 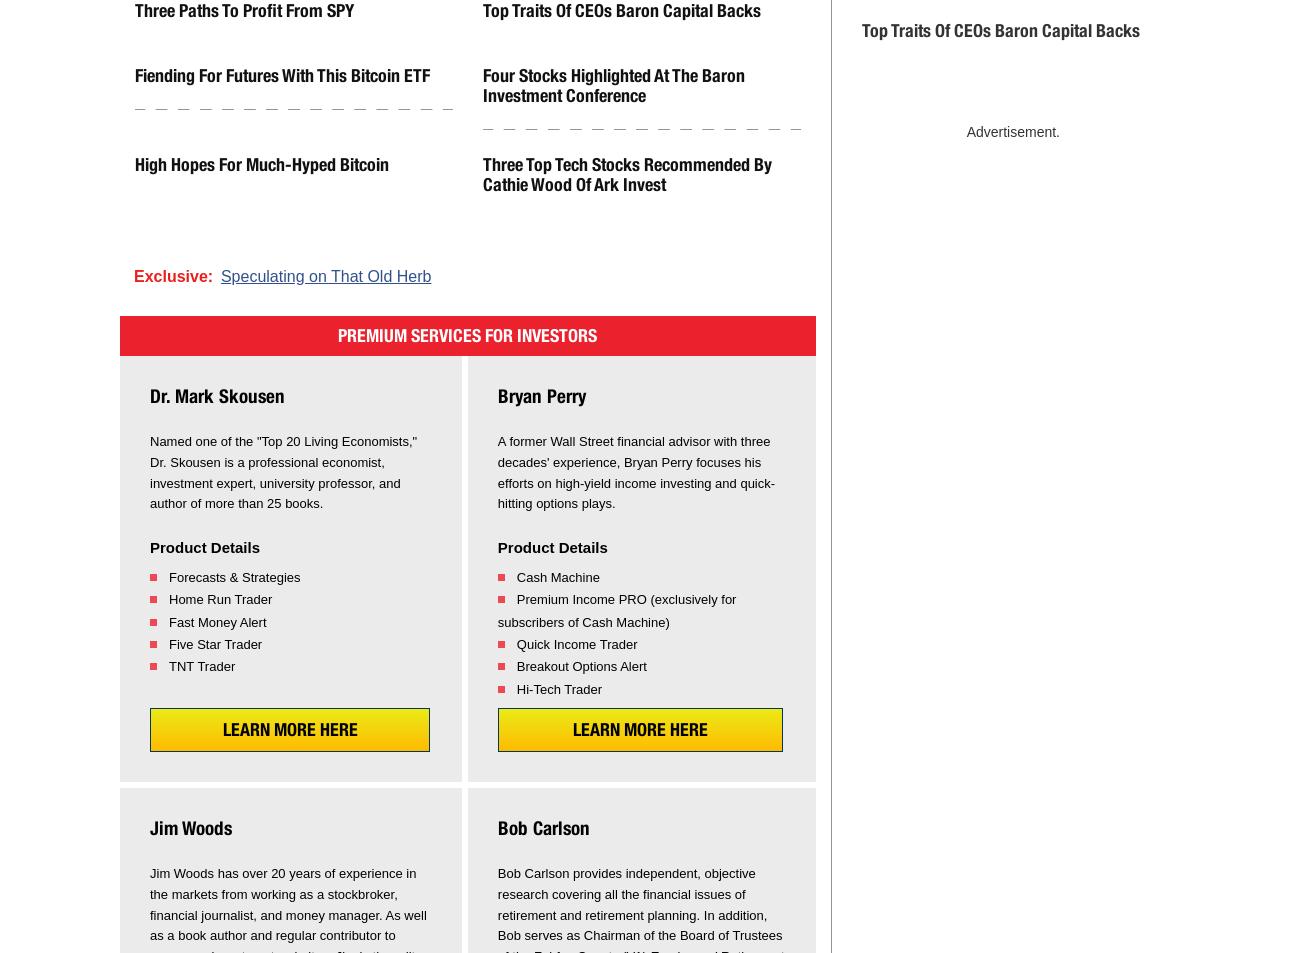 I want to click on 'High Hopes for Much-Hyped Bitcoin', so click(x=260, y=162).